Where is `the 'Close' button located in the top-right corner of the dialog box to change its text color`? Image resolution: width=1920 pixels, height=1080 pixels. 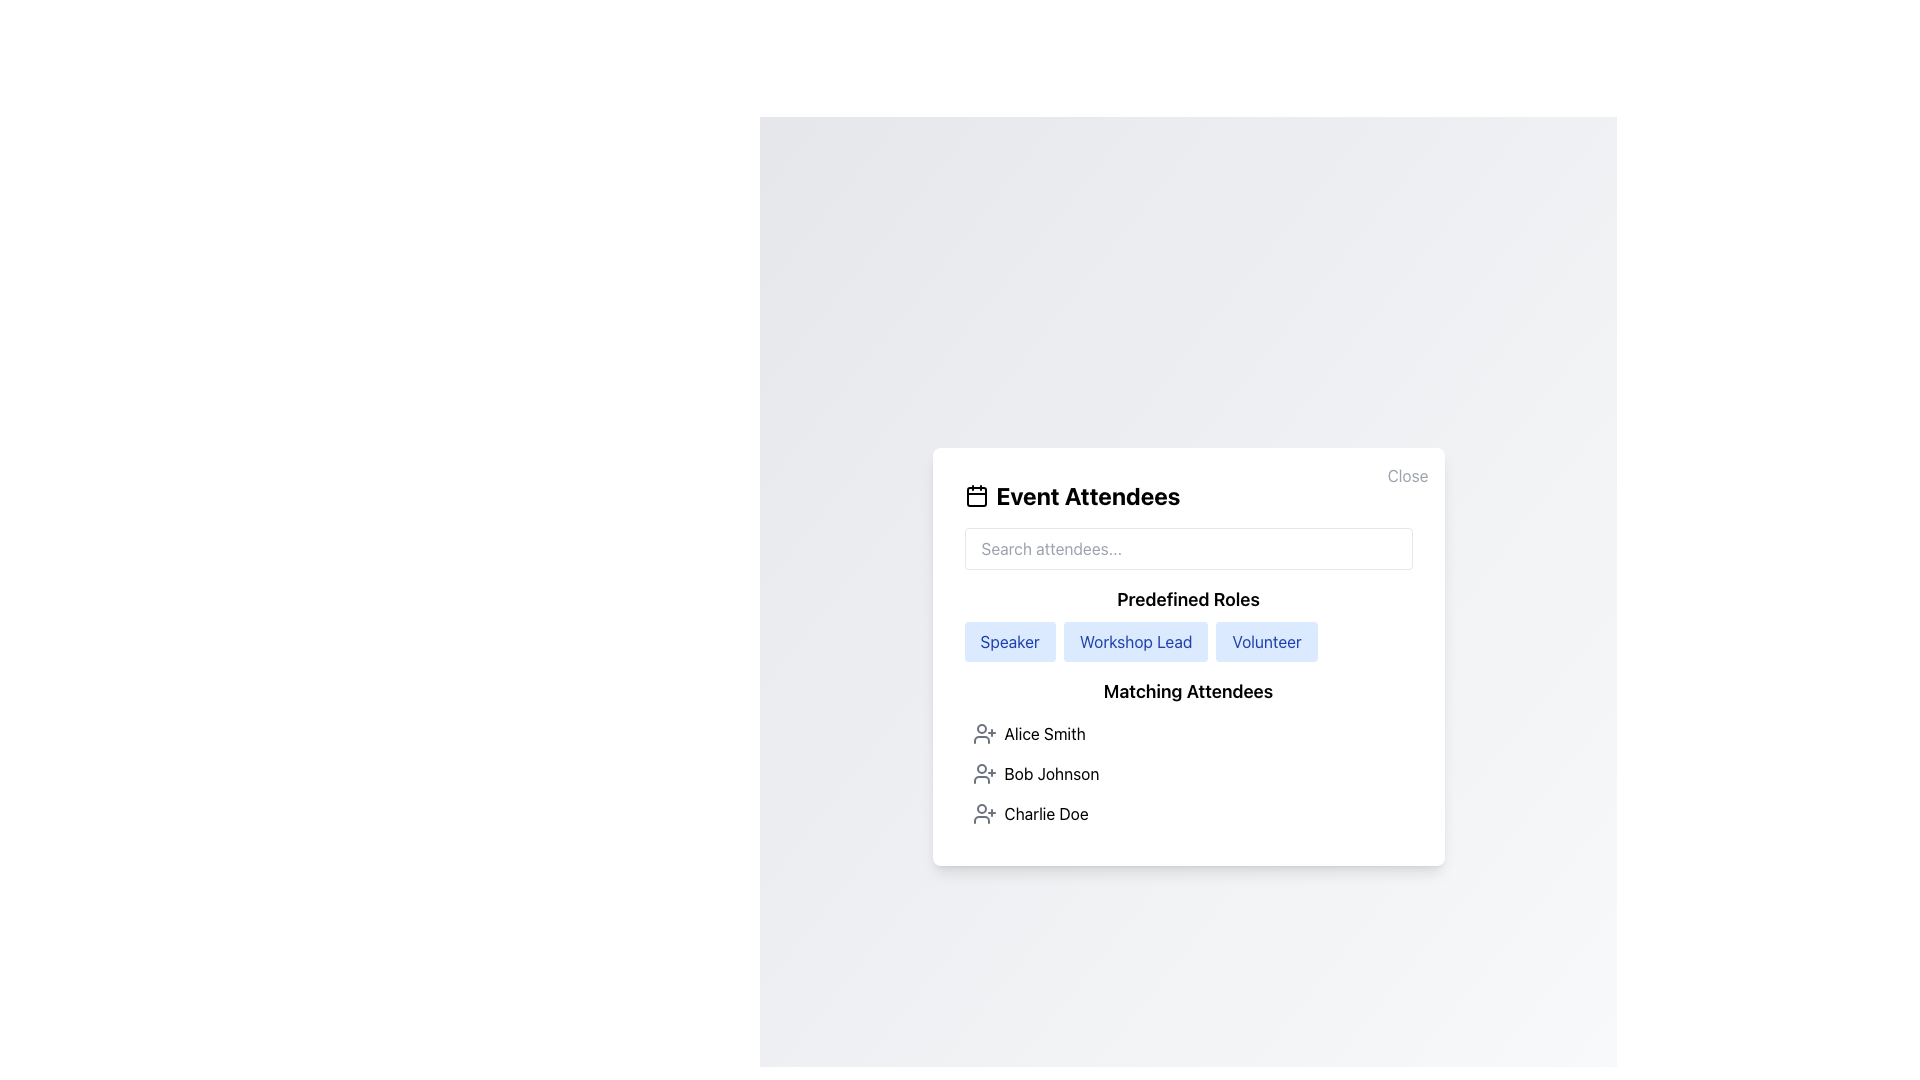 the 'Close' button located in the top-right corner of the dialog box to change its text color is located at coordinates (1407, 475).